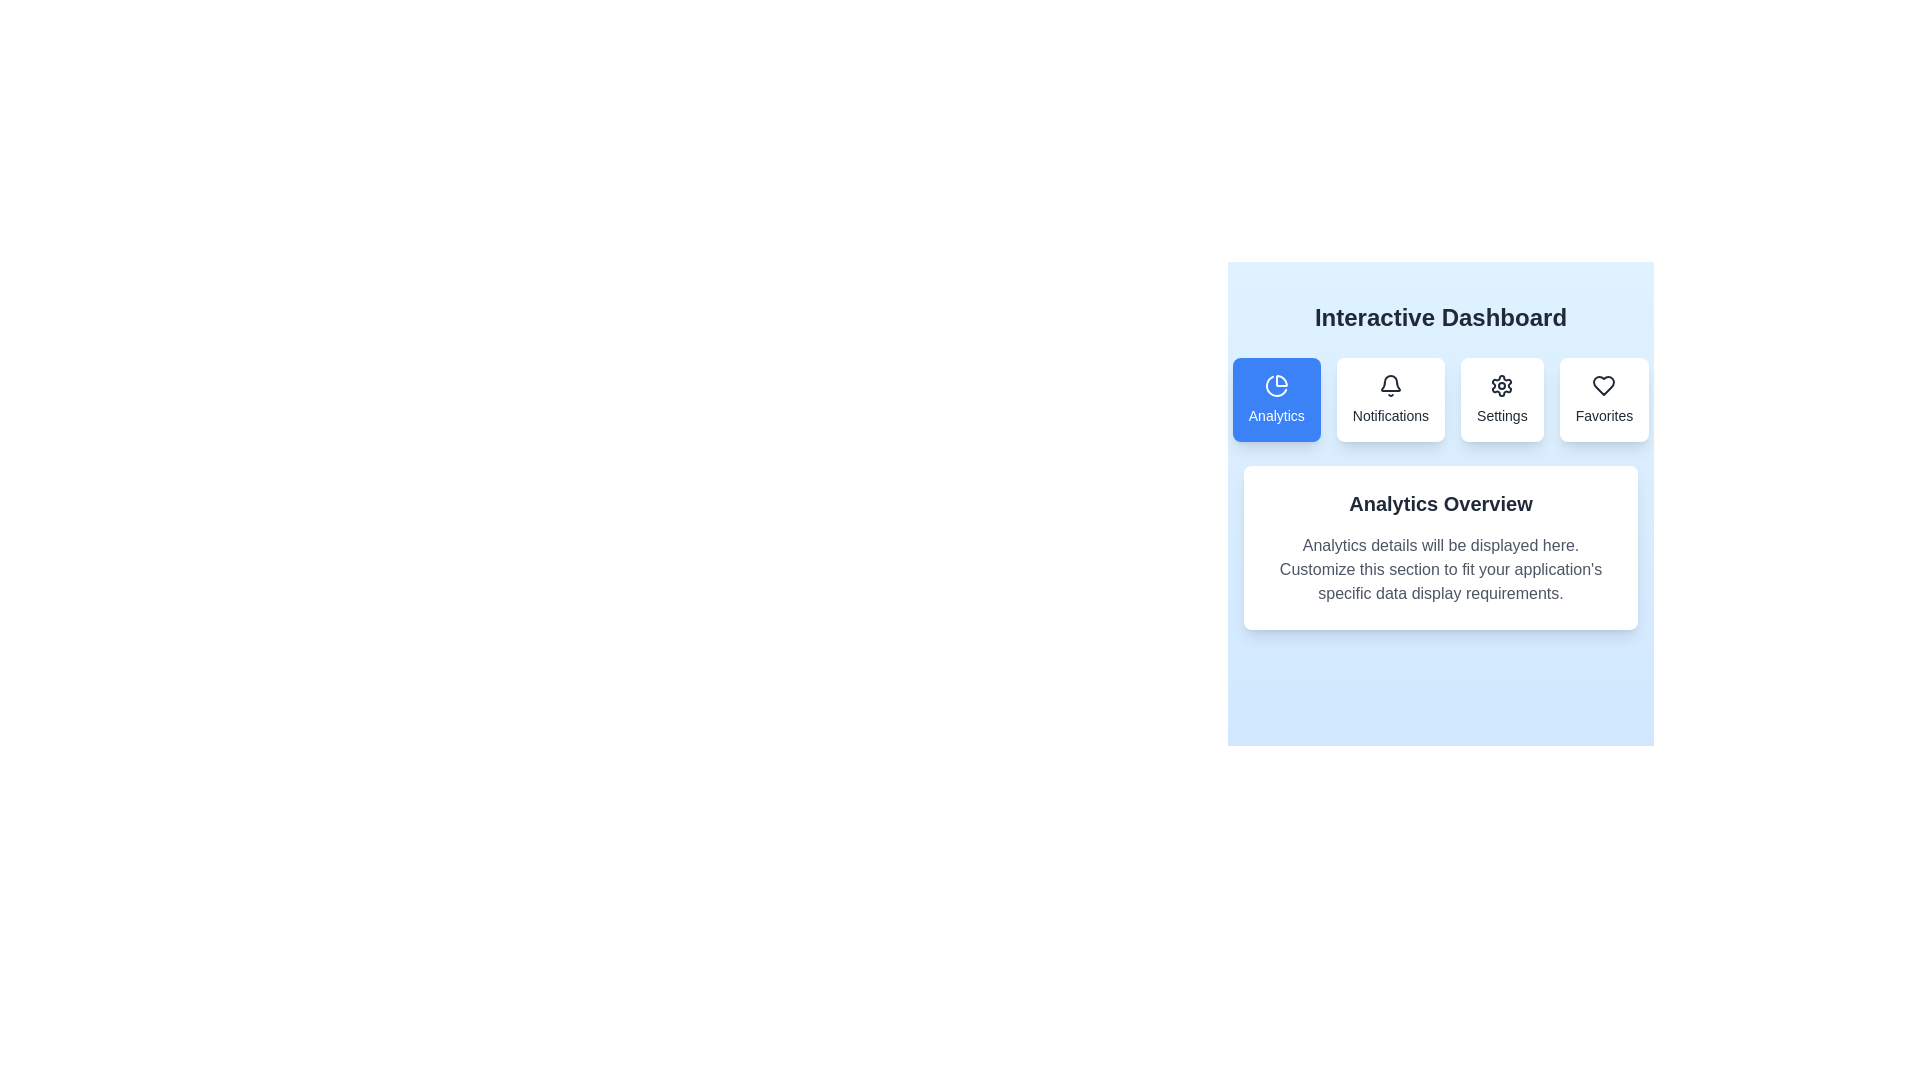  What do you see at coordinates (1502, 385) in the screenshot?
I see `the gear icon, which is part of the third tab in the horizontal navigation bar at the top section of the card layout` at bounding box center [1502, 385].